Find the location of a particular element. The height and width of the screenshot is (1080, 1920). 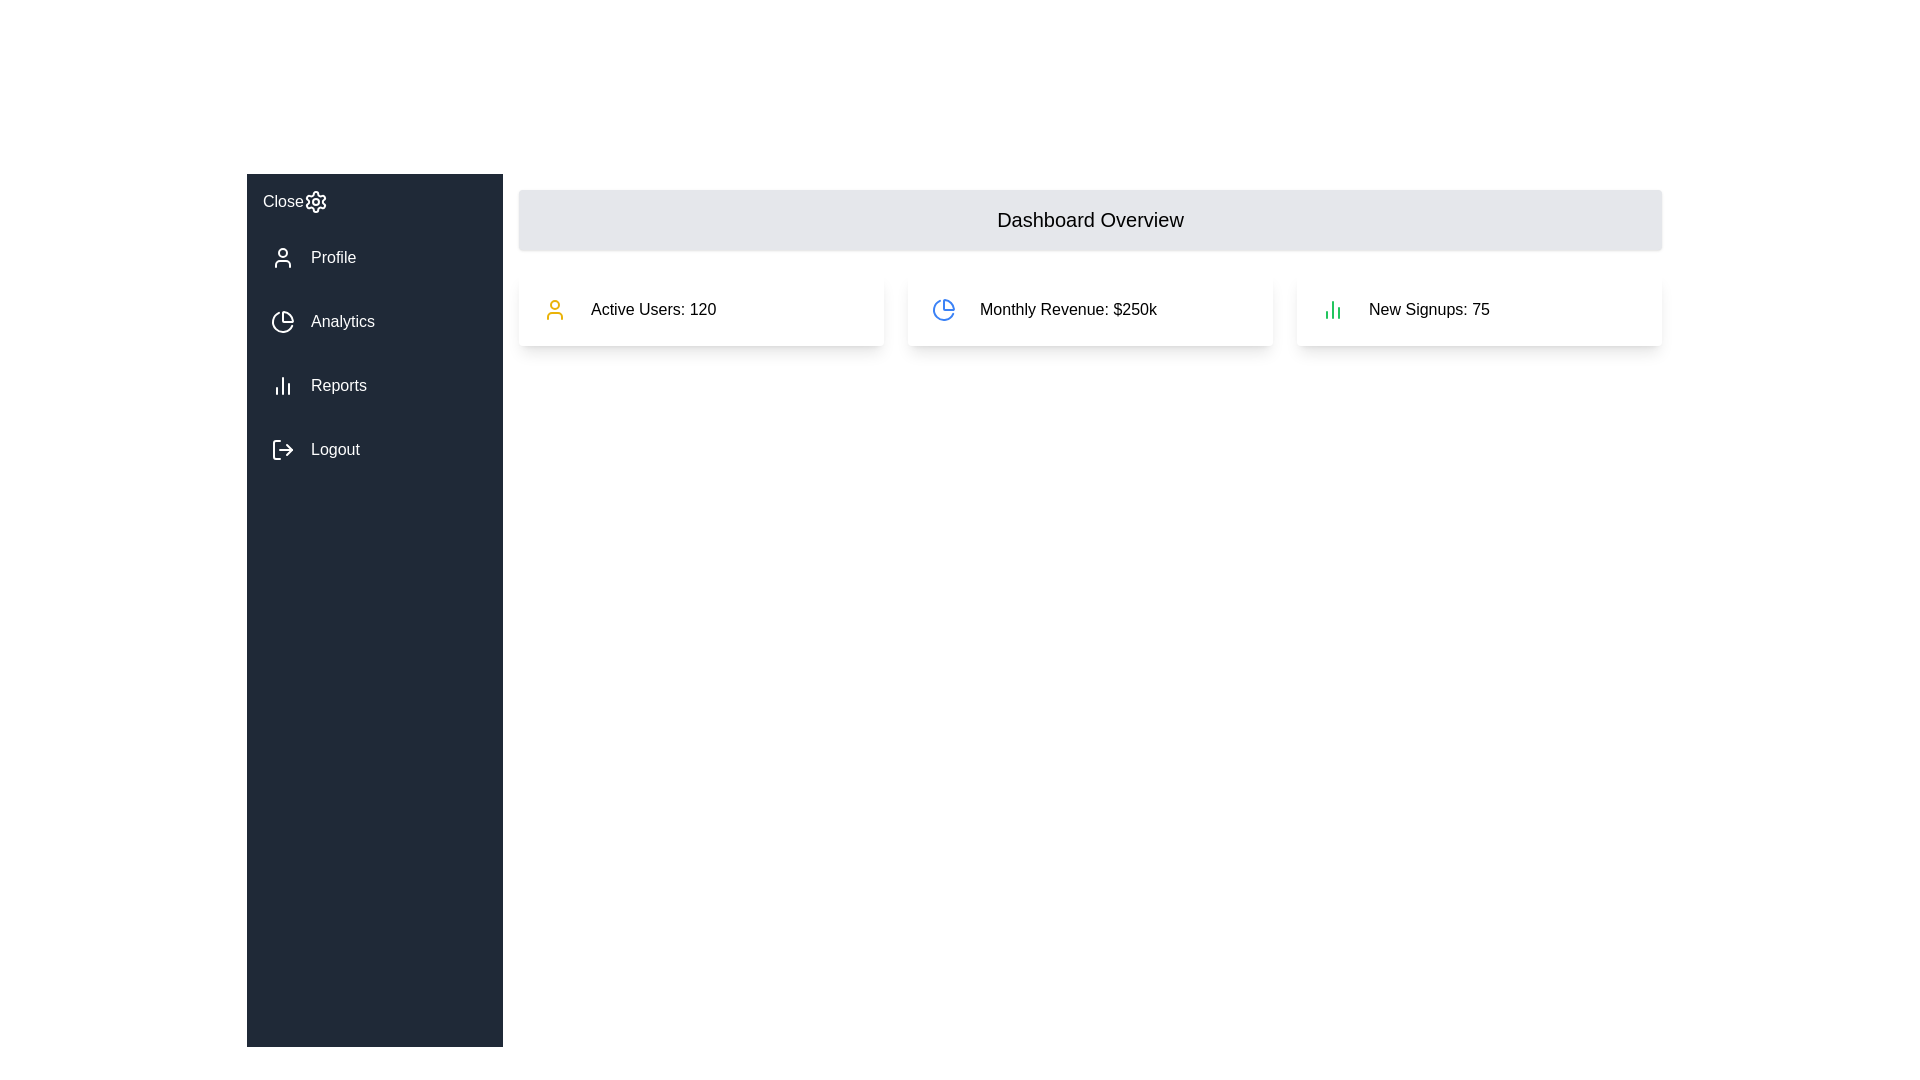

the logout button located at the bottom of the vertical list on the left sidebar, below 'Profile', 'Analytics', and 'Reports' to terminate the session is located at coordinates (374, 450).